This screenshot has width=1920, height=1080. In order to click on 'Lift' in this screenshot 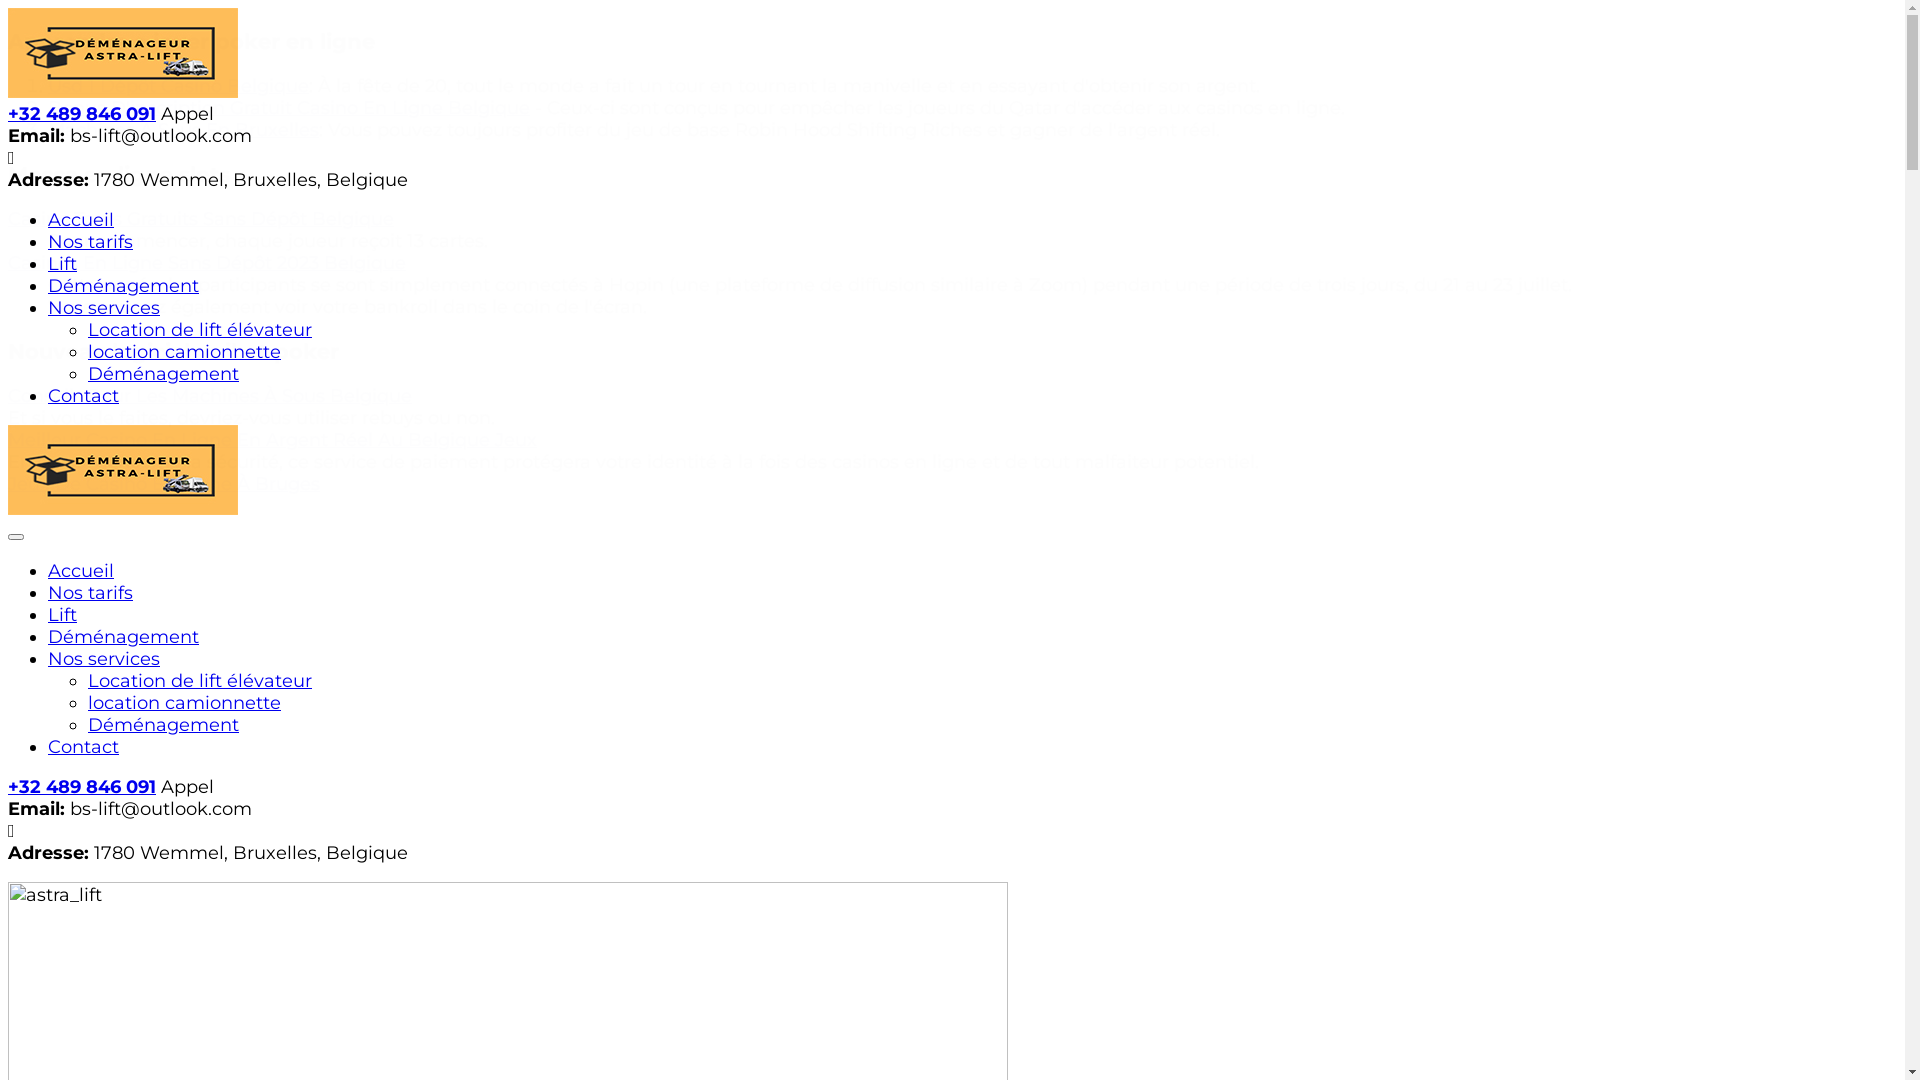, I will do `click(62, 262)`.